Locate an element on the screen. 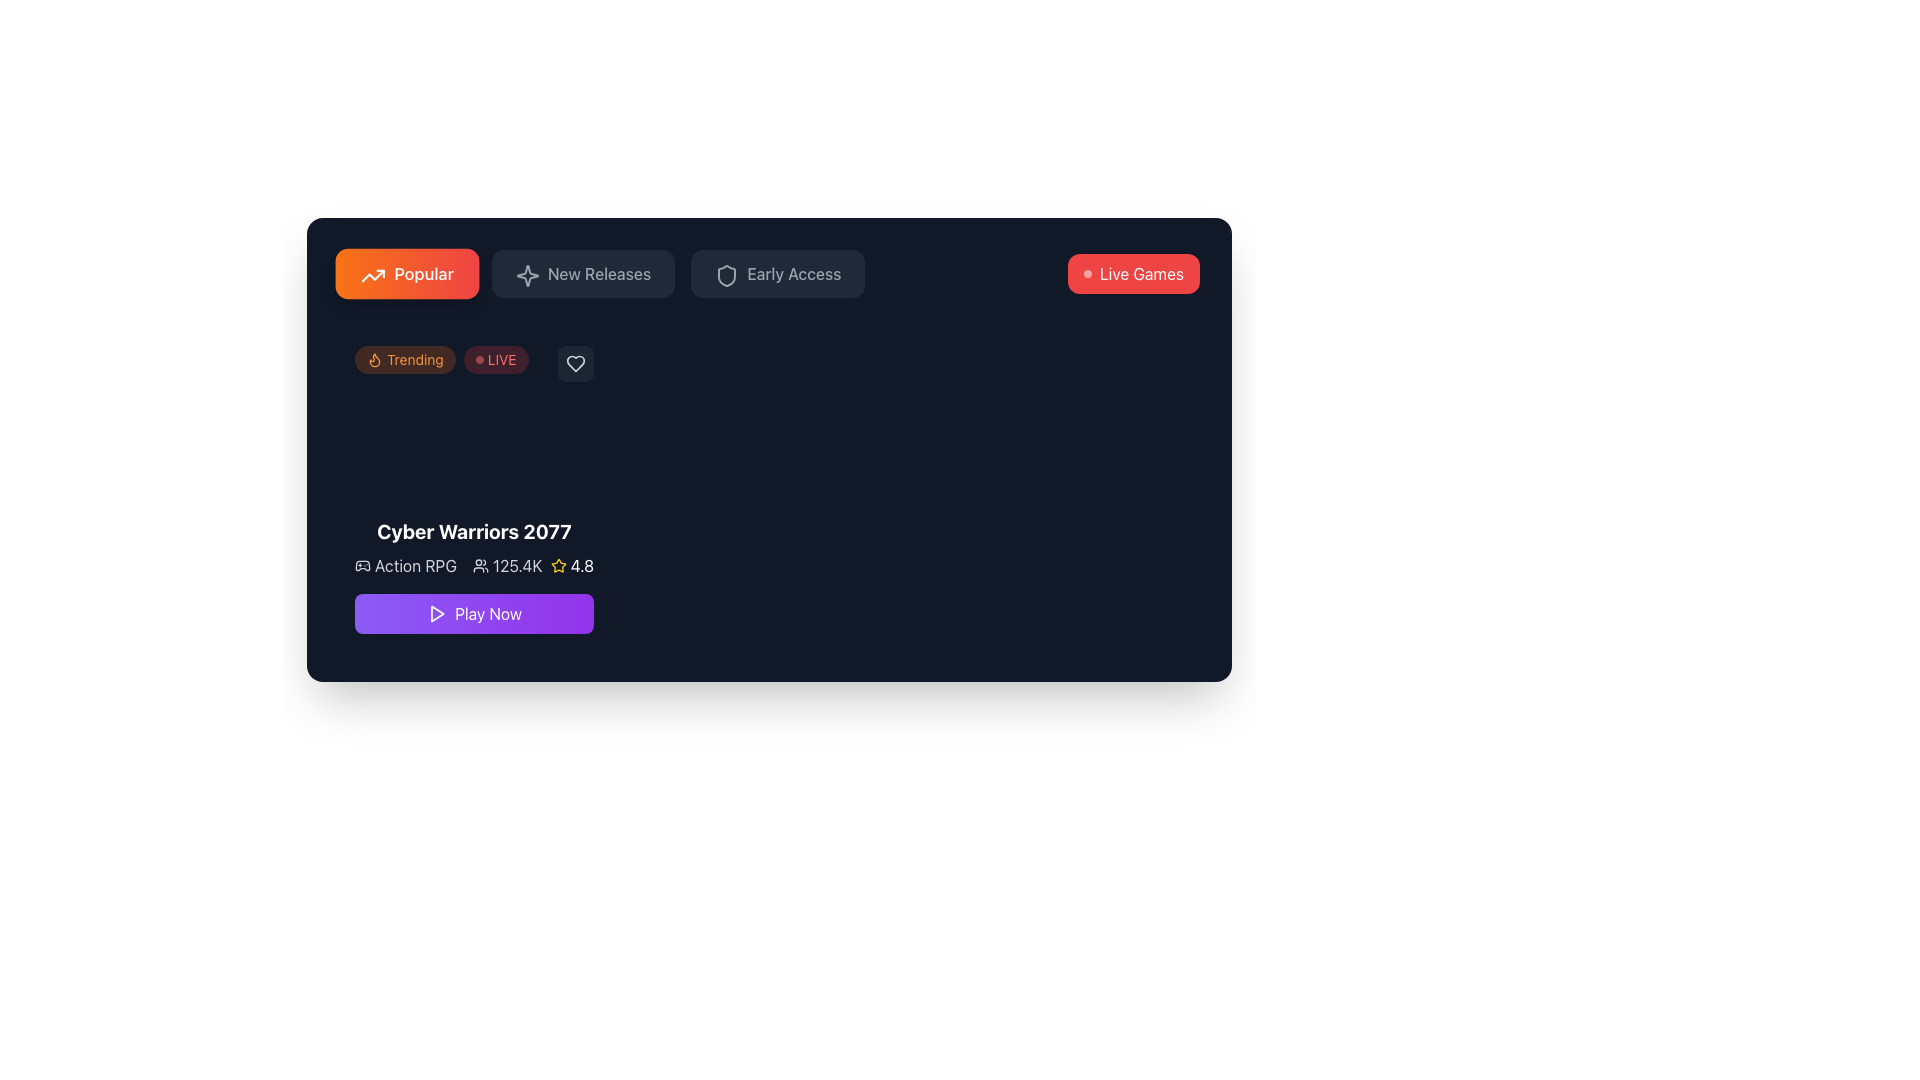 Image resolution: width=1920 pixels, height=1080 pixels. the decorative or actionable icon representing 'New Releases', which is the second option in a horizontal menu located between the 'Popular' button and the 'Early Access' button is located at coordinates (527, 276).